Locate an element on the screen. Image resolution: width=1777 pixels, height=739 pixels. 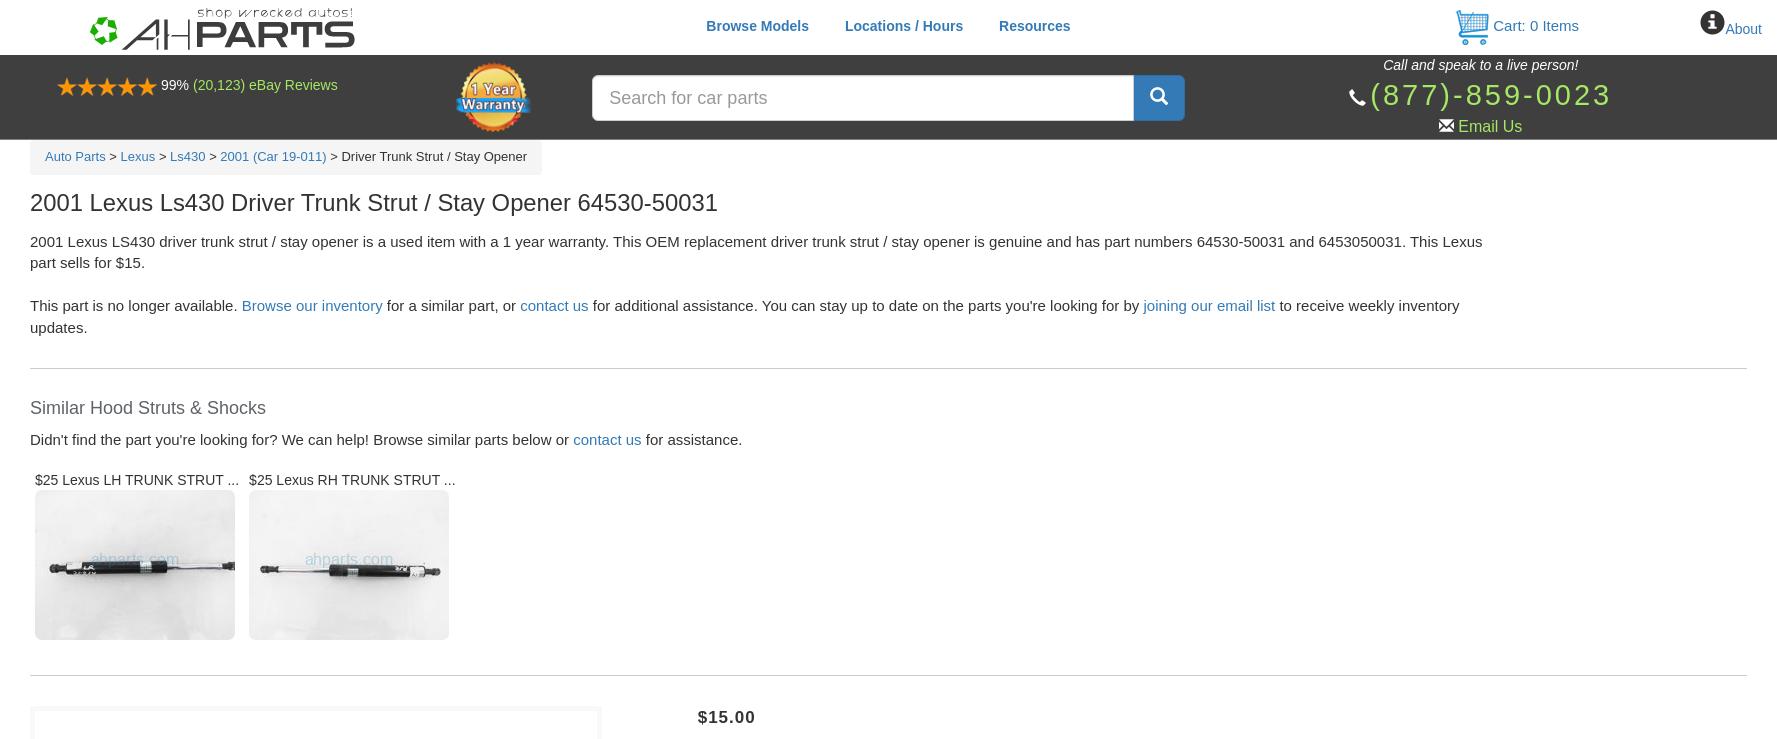
'This part is no longer available.' is located at coordinates (135, 305).